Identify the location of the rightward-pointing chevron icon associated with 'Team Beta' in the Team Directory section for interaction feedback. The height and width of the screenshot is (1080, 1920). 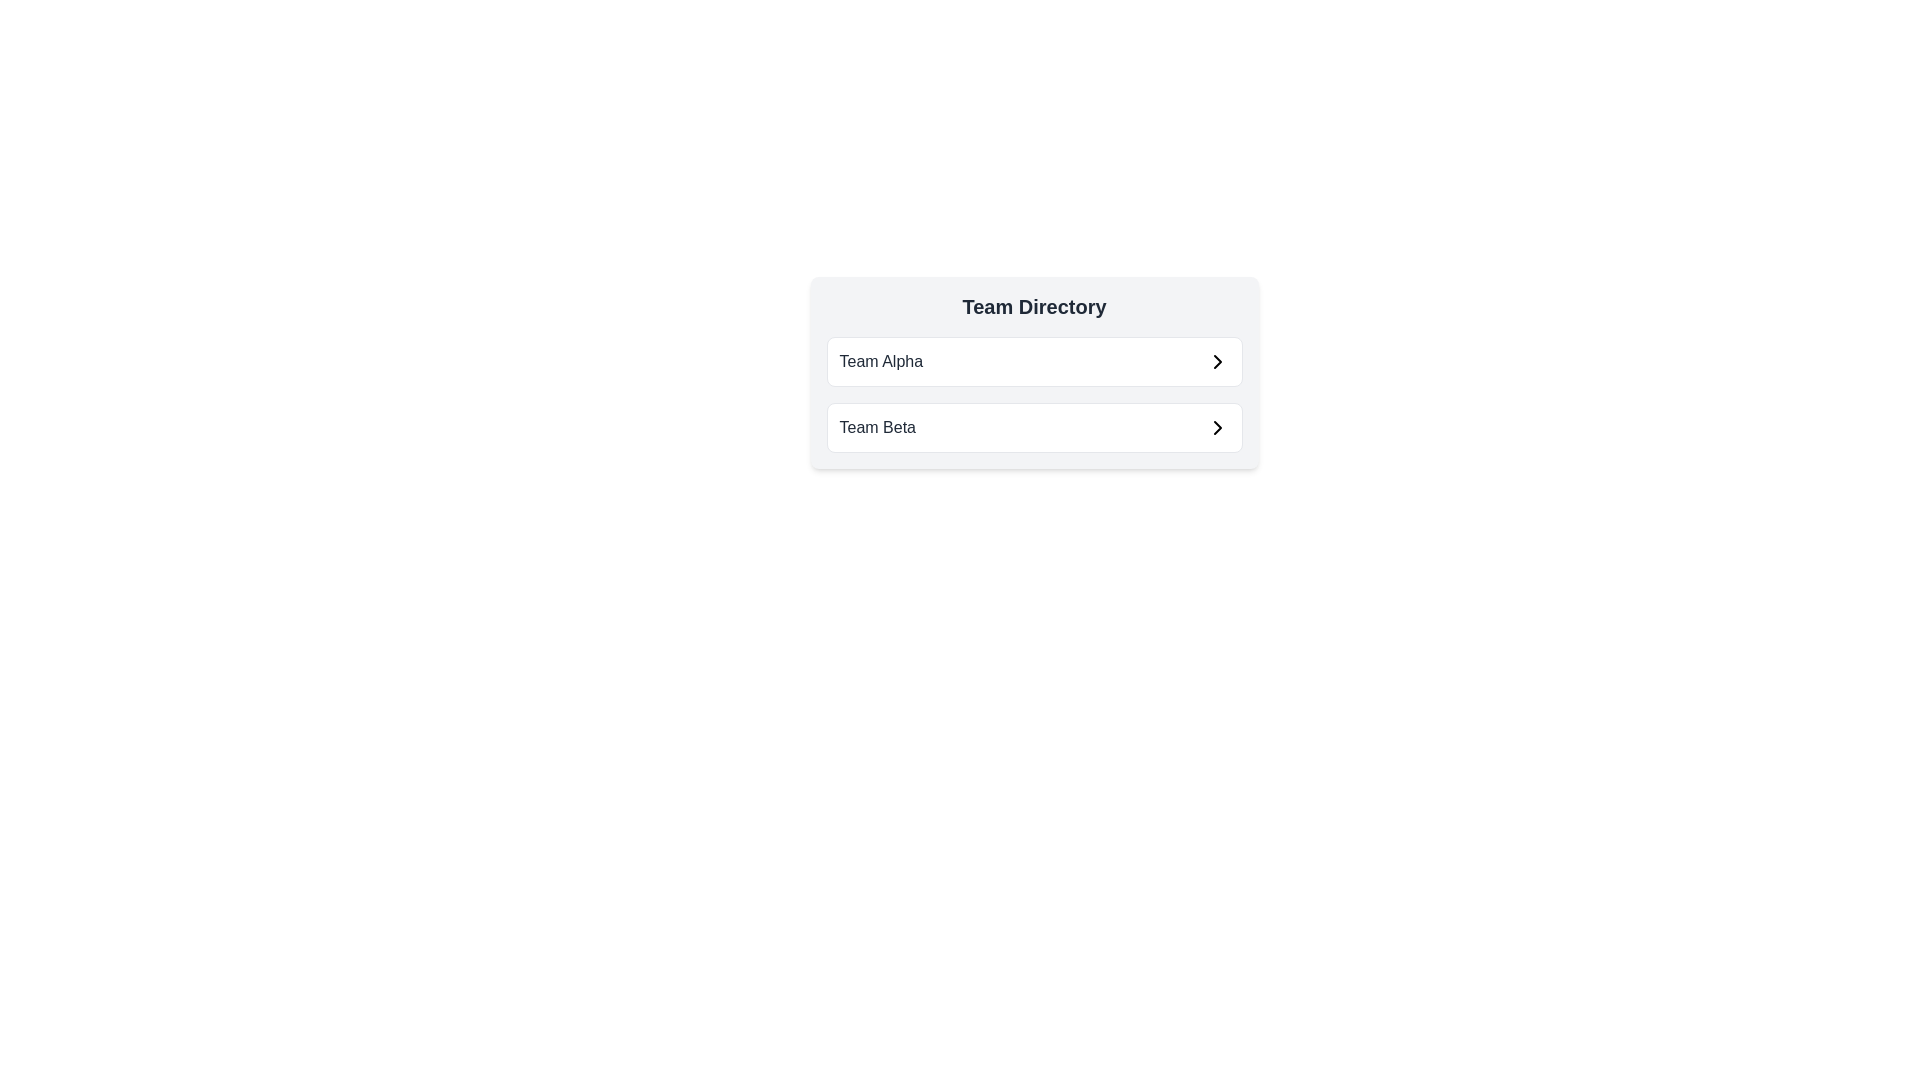
(1216, 427).